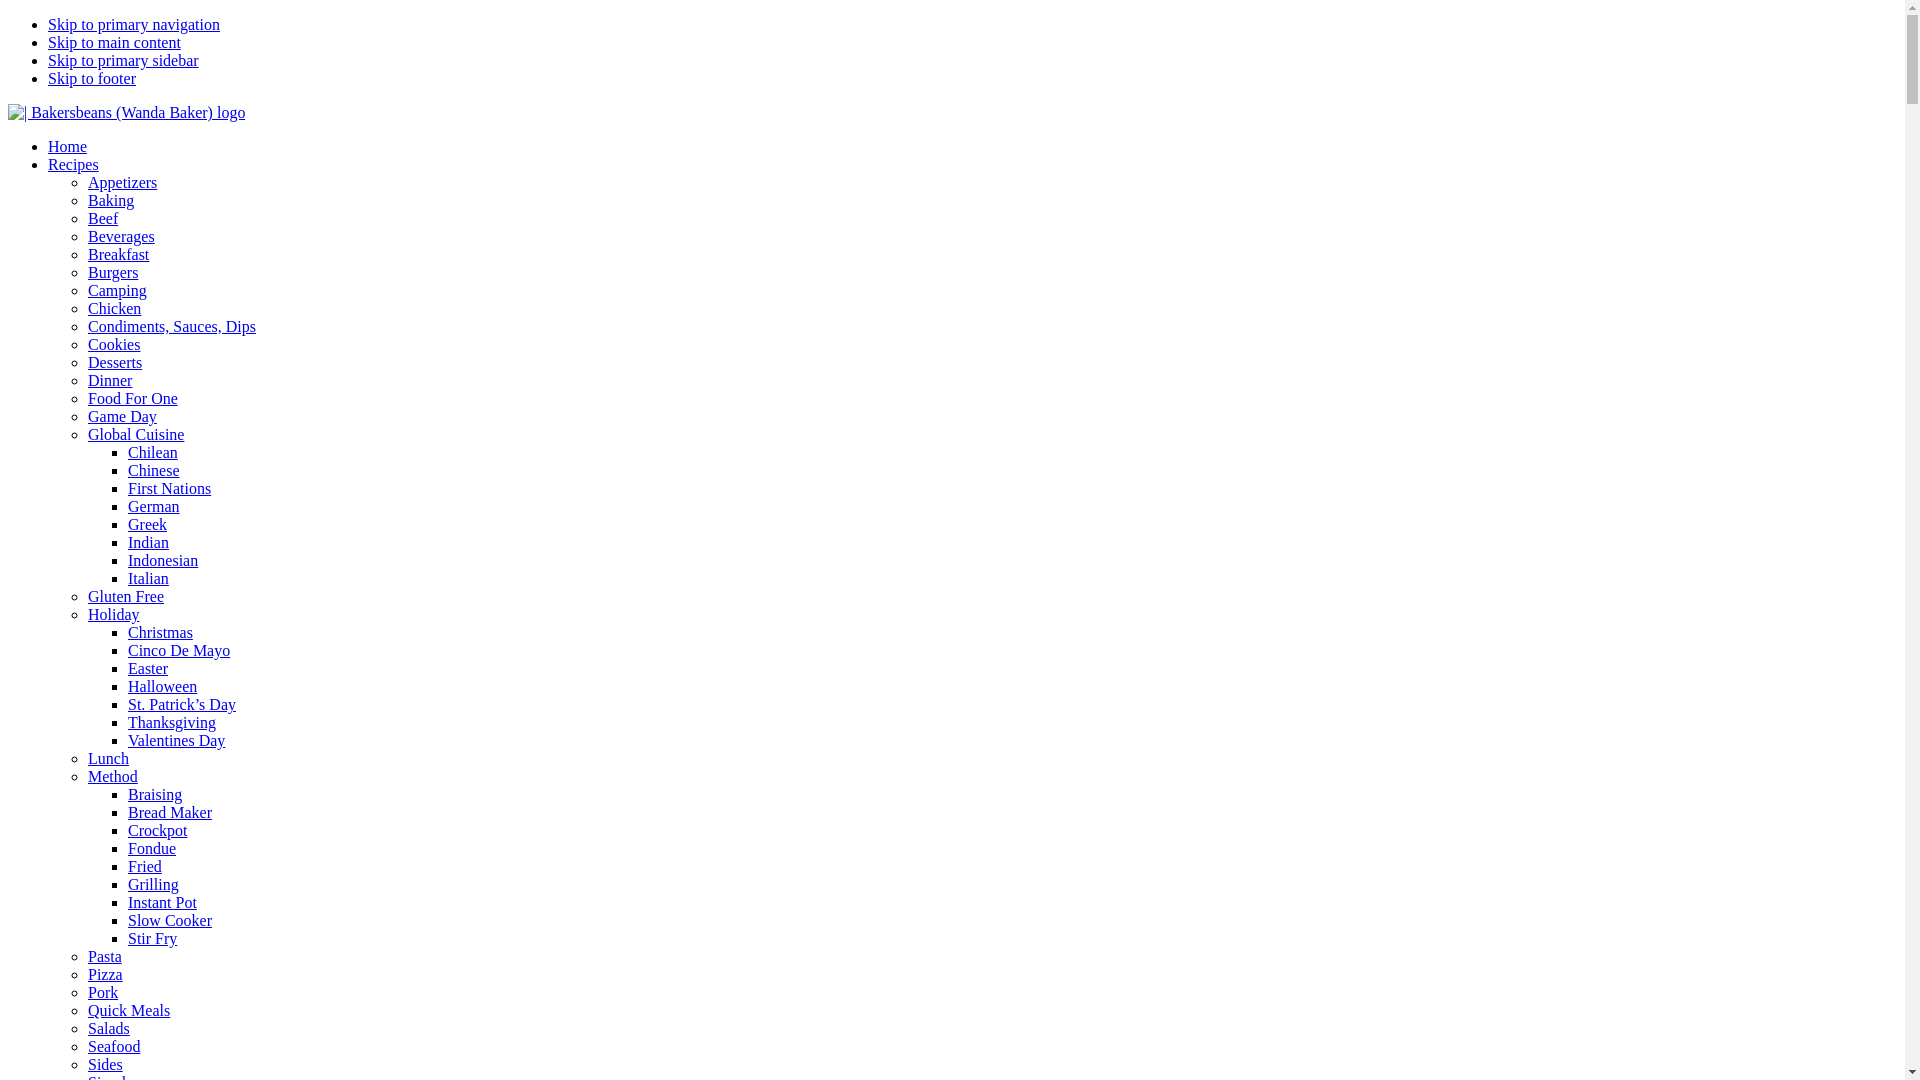 The height and width of the screenshot is (1080, 1920). Describe the element at coordinates (152, 452) in the screenshot. I see `'Chilean'` at that location.